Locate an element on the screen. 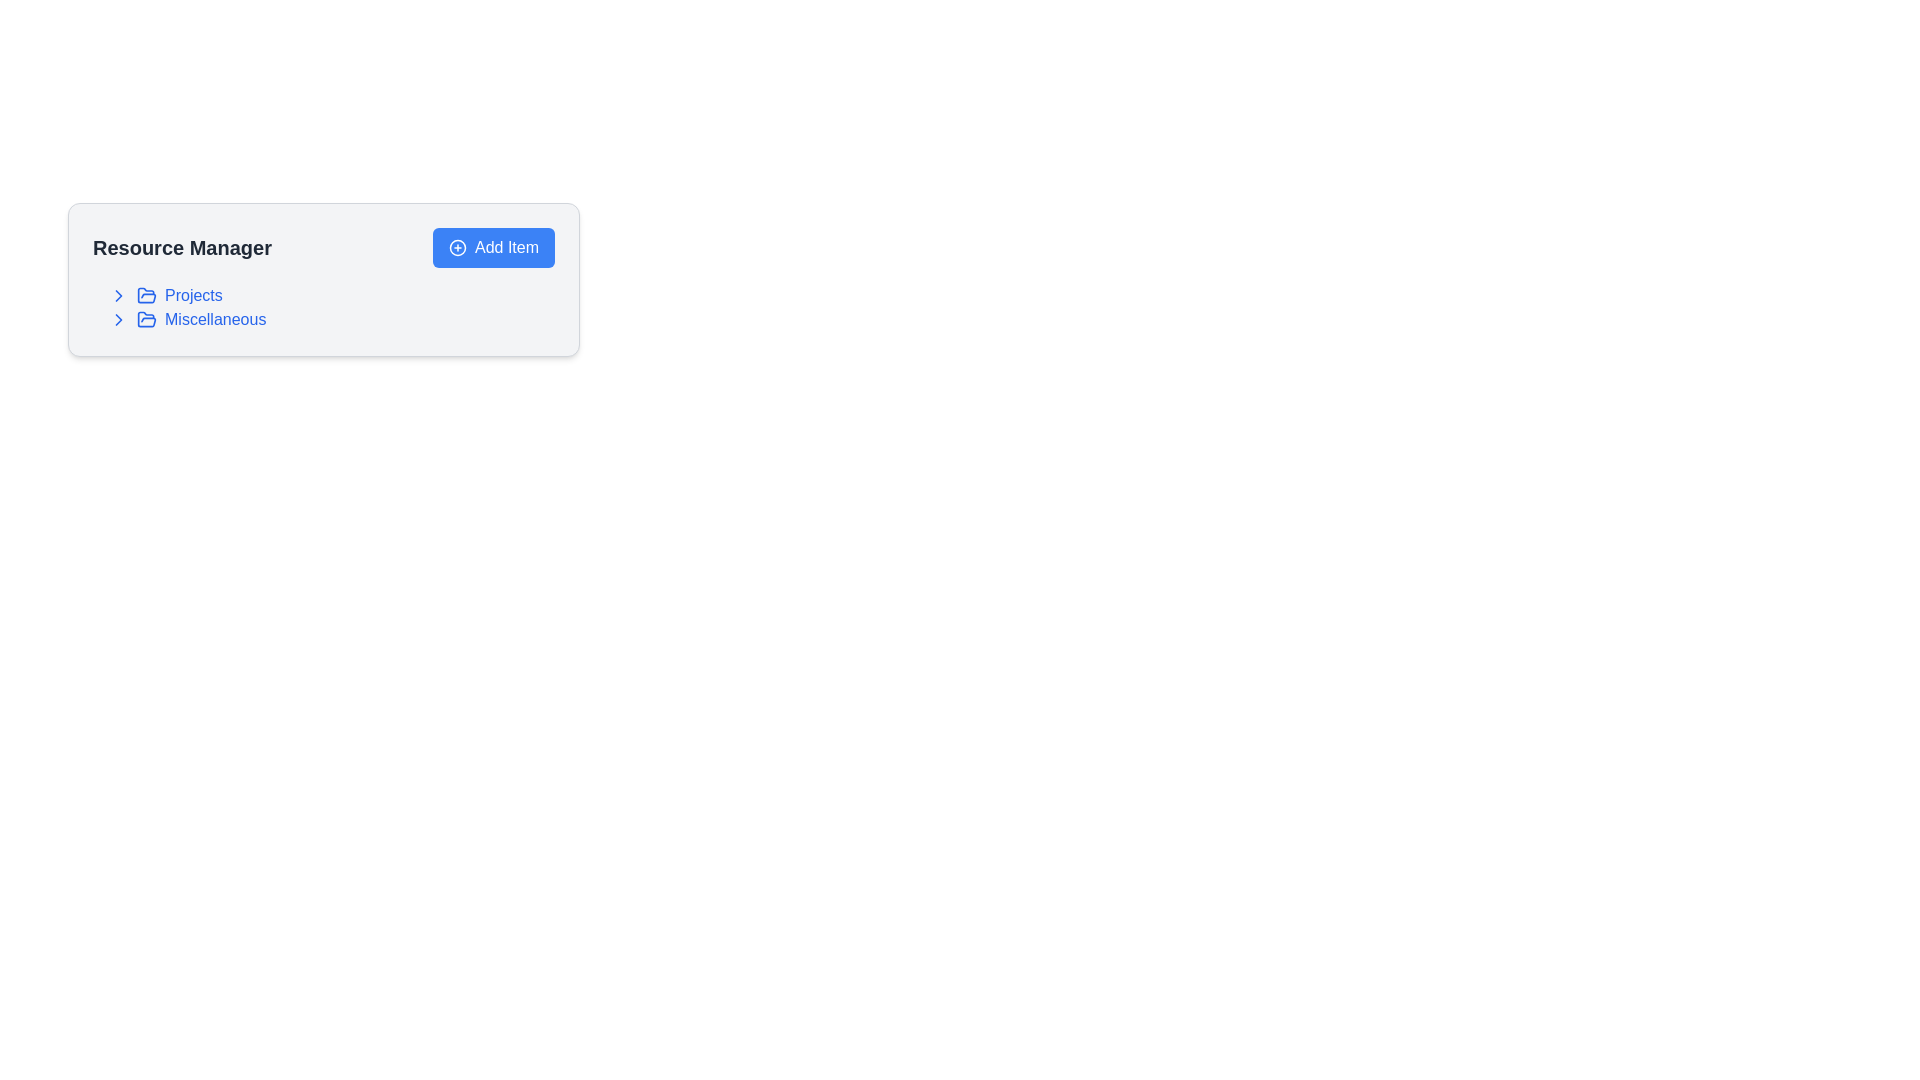  the open folder icon with a blue outline located to the left of the 'Projects' text label is located at coordinates (146, 296).